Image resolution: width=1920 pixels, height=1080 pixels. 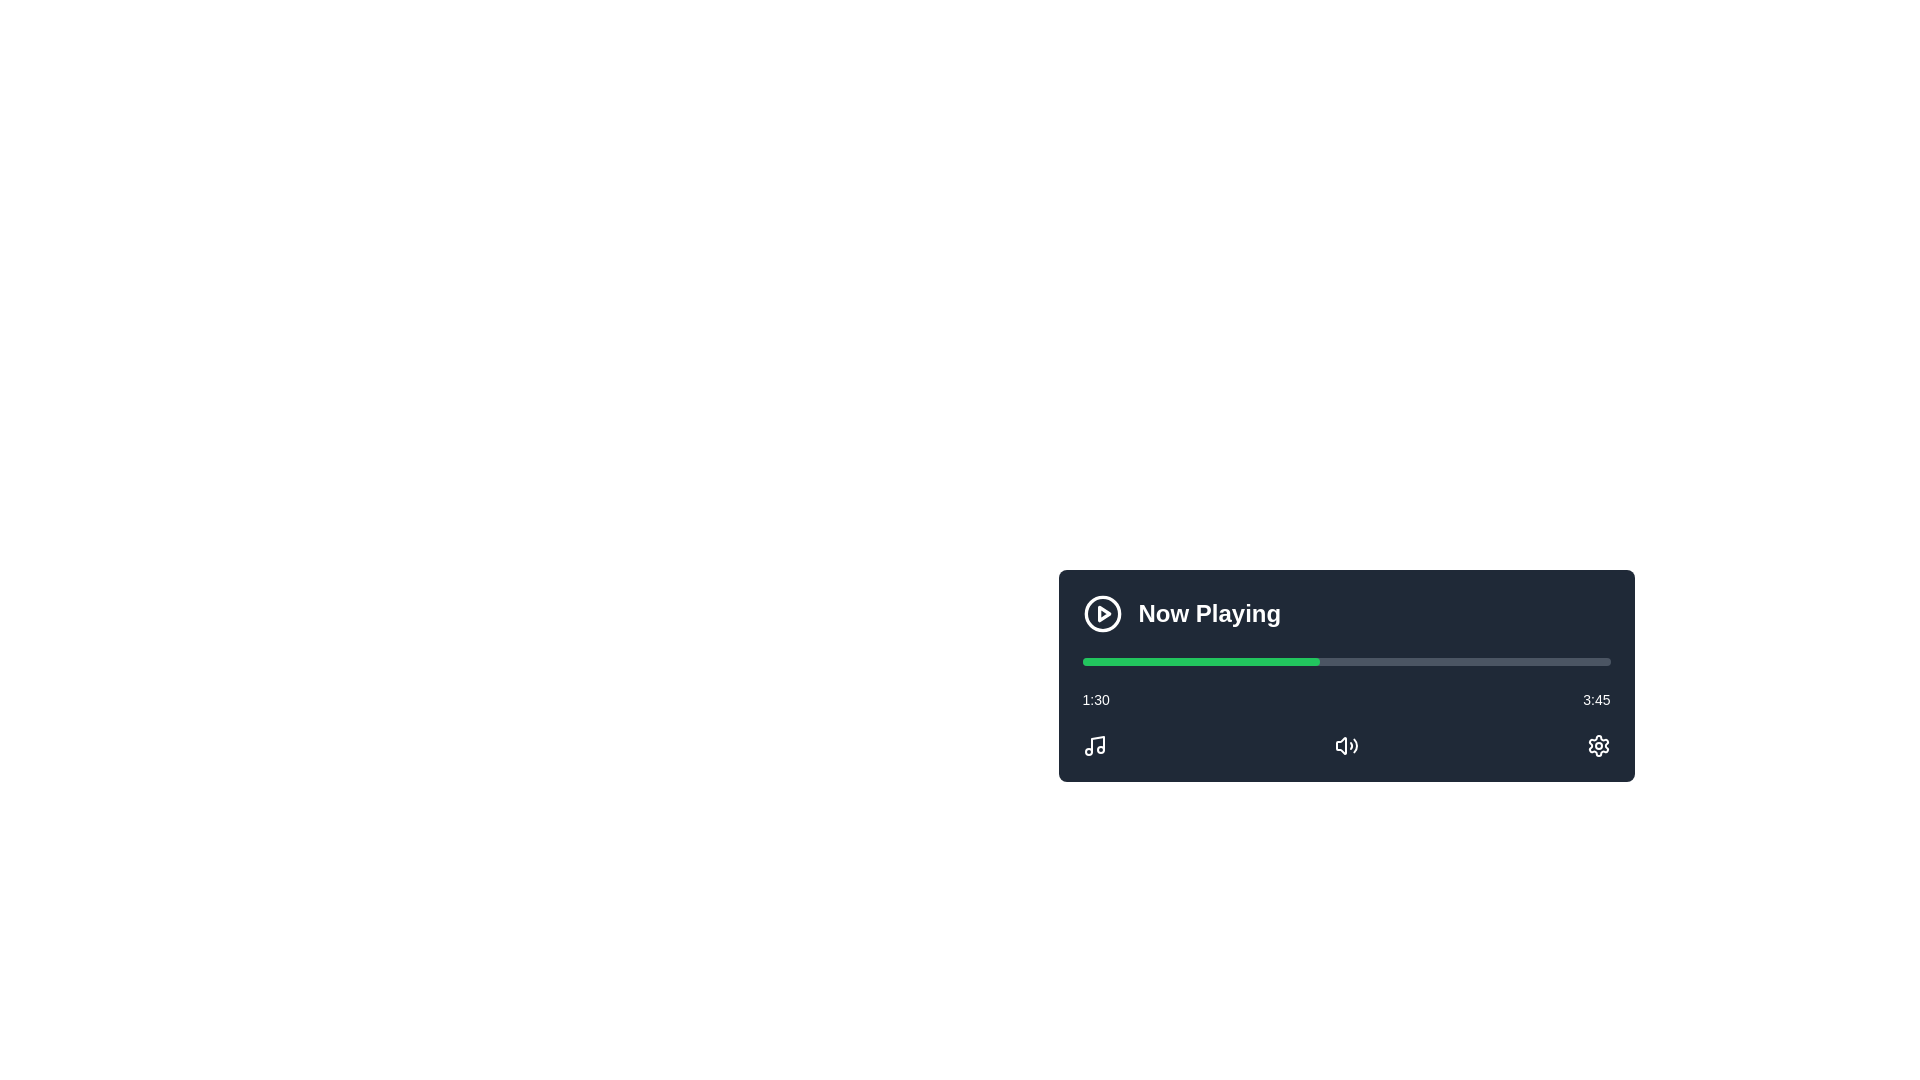 I want to click on the outermost arc of the speaker icon located on the bottom panel of the media controls to trigger a tooltip or highlight, so click(x=1355, y=745).